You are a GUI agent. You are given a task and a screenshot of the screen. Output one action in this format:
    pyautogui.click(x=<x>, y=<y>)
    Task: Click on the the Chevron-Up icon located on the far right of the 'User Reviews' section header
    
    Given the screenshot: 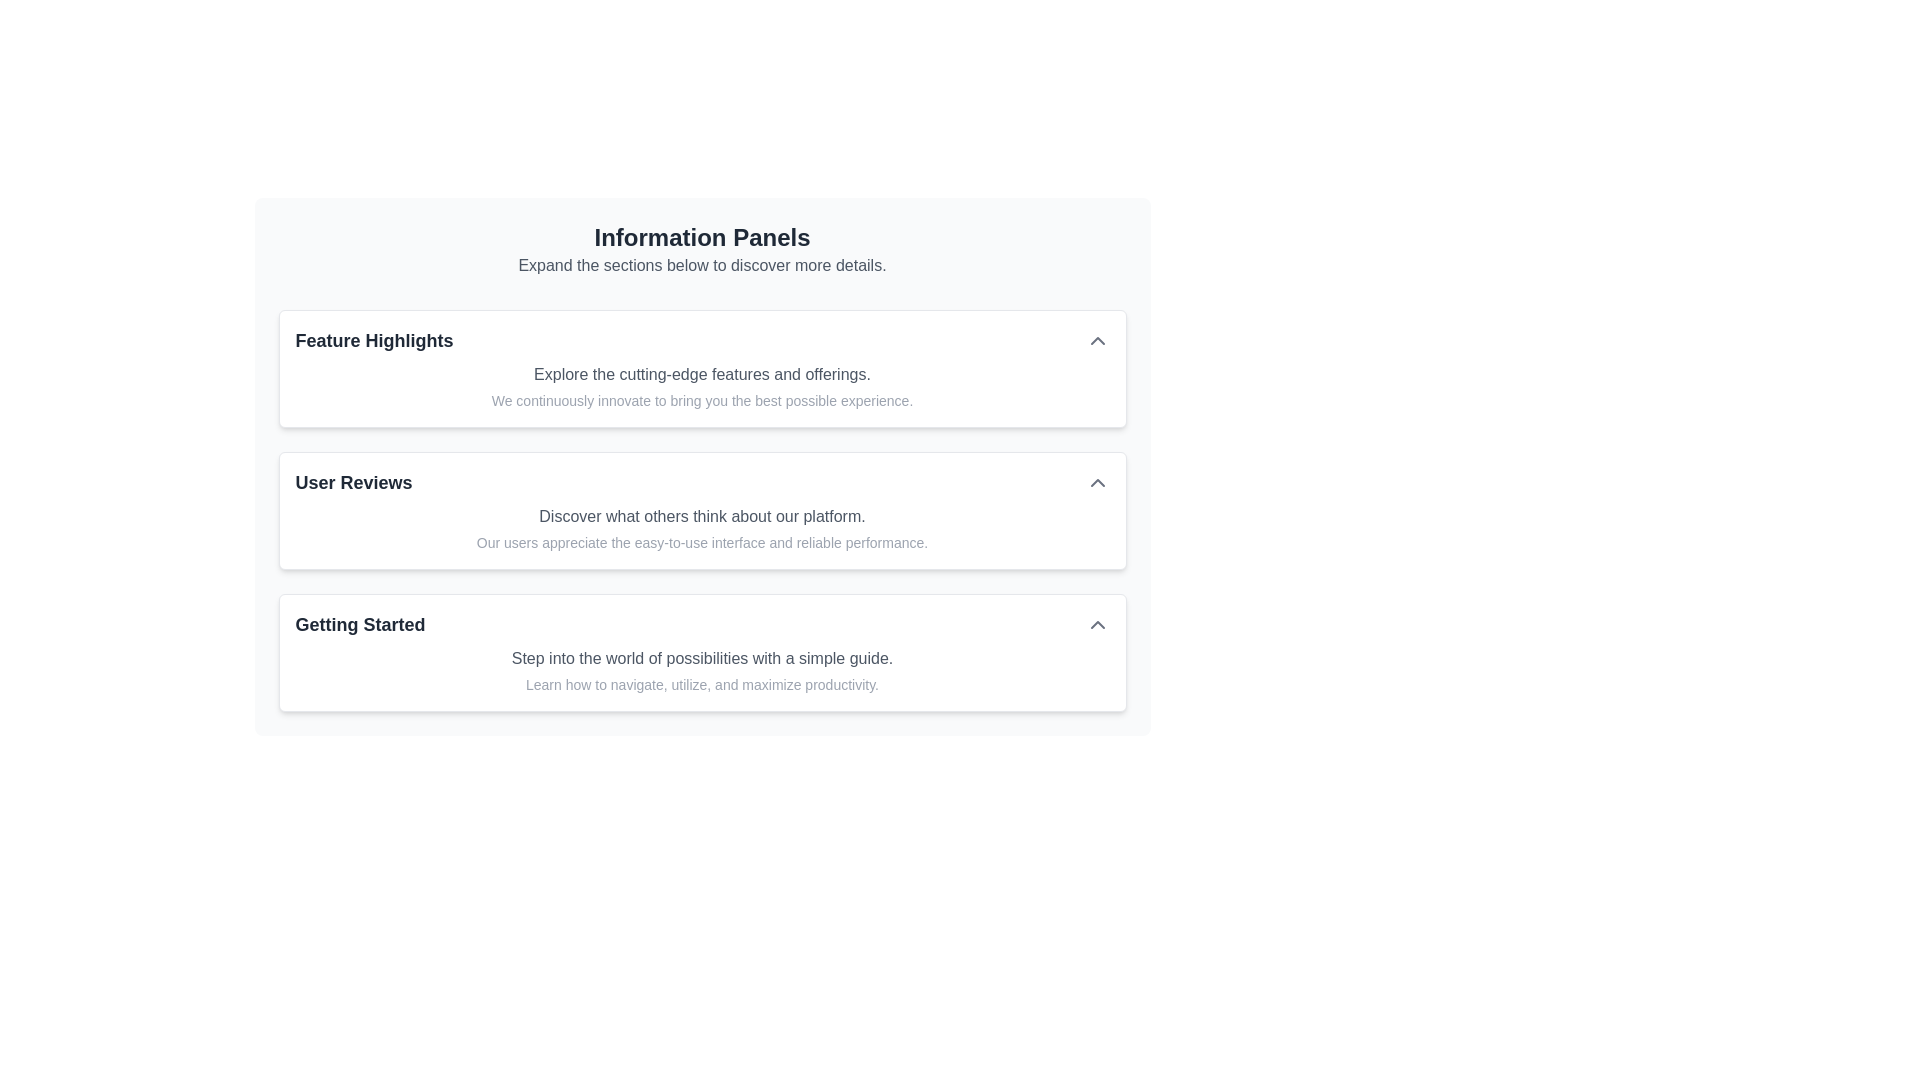 What is the action you would take?
    pyautogui.click(x=1096, y=482)
    